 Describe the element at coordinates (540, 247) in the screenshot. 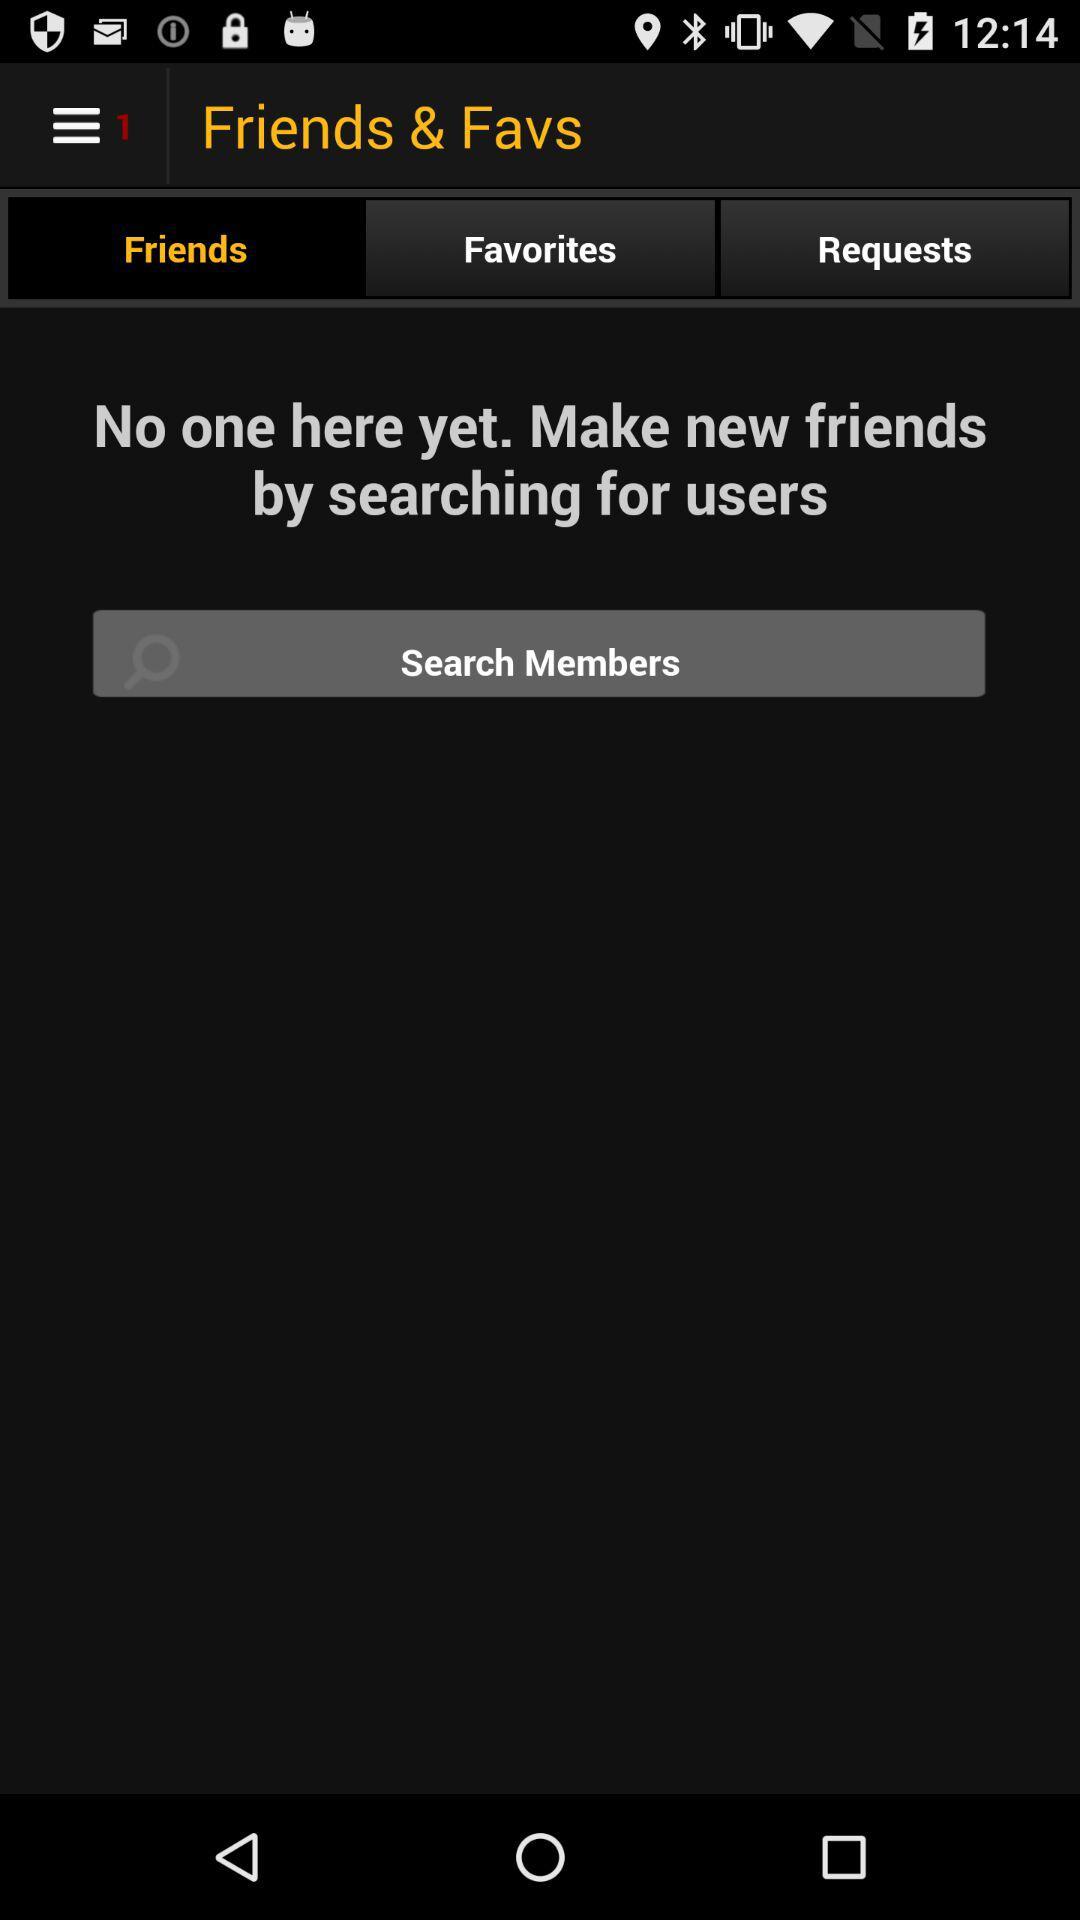

I see `the favorites item` at that location.